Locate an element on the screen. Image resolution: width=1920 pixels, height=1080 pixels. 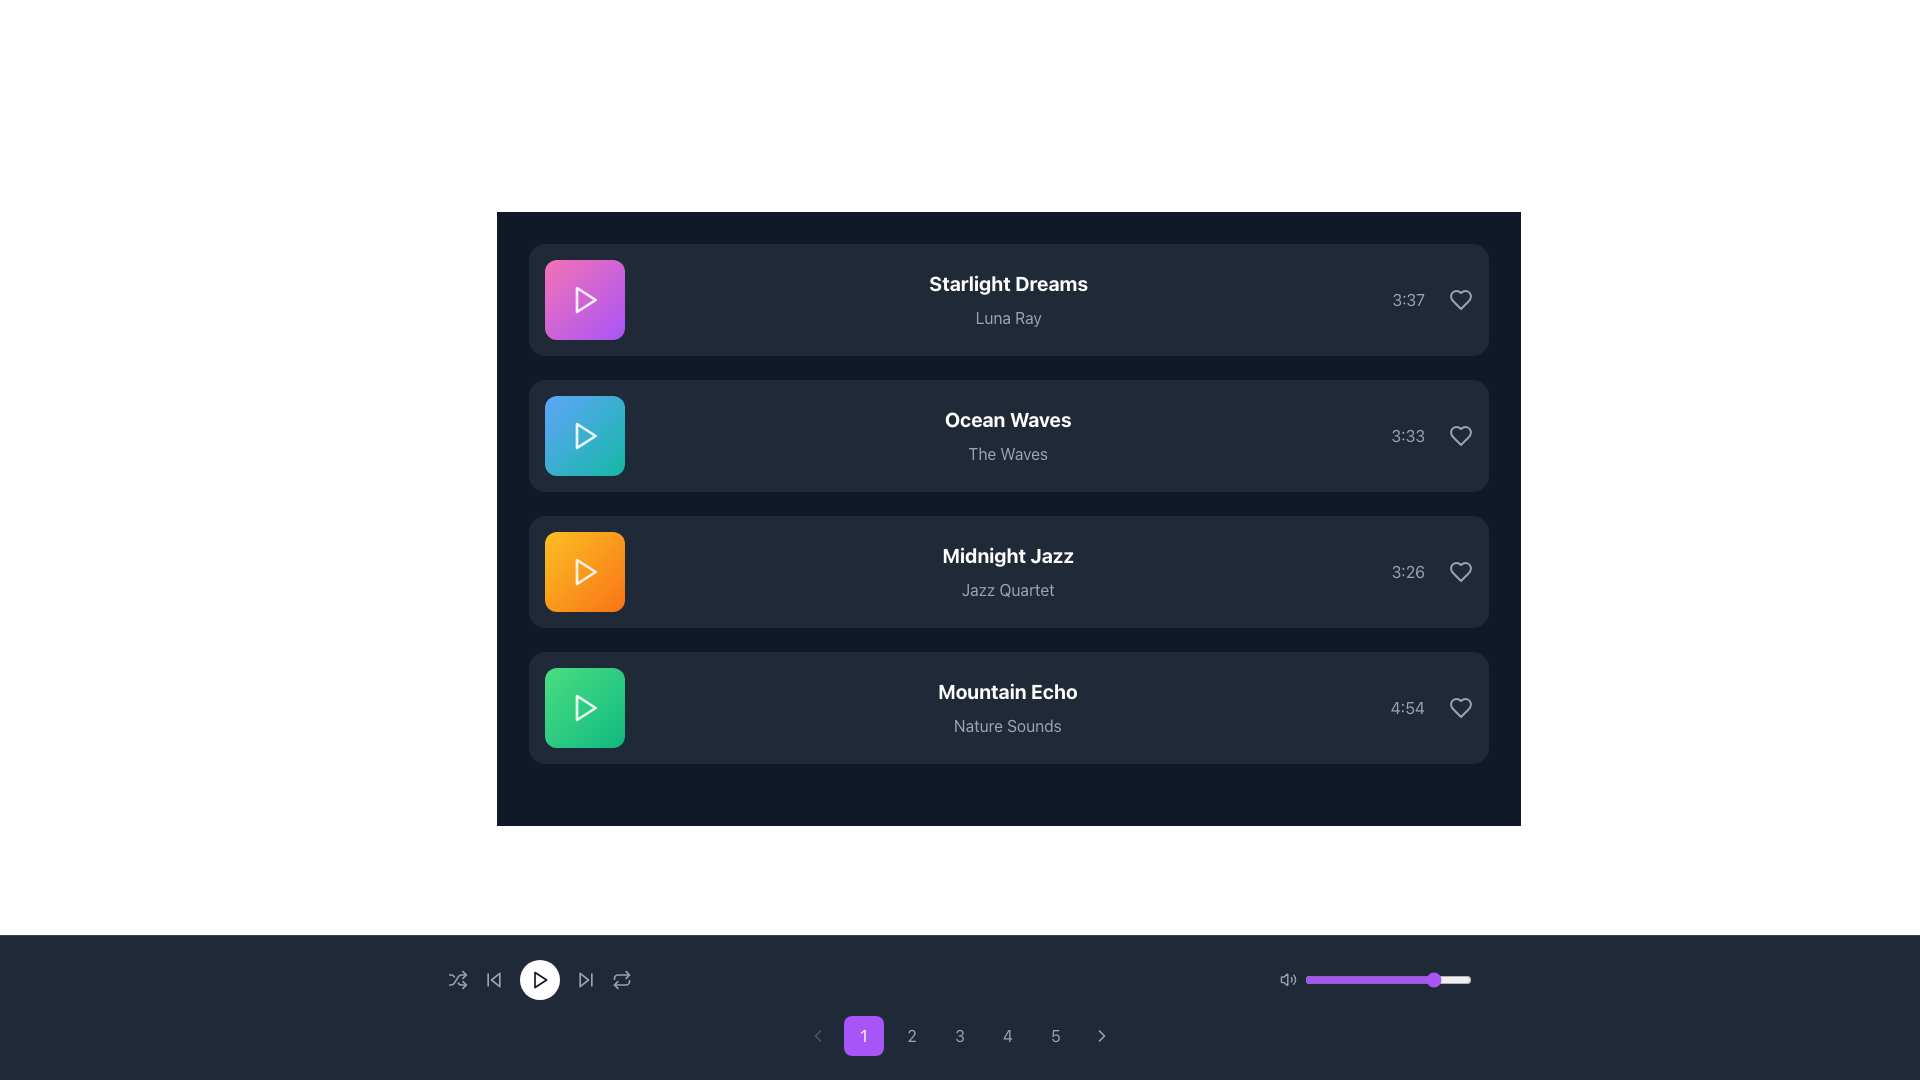
the 'Skip Forward' button located in the bottom control section of the media interface to skip to the next media item is located at coordinates (584, 978).